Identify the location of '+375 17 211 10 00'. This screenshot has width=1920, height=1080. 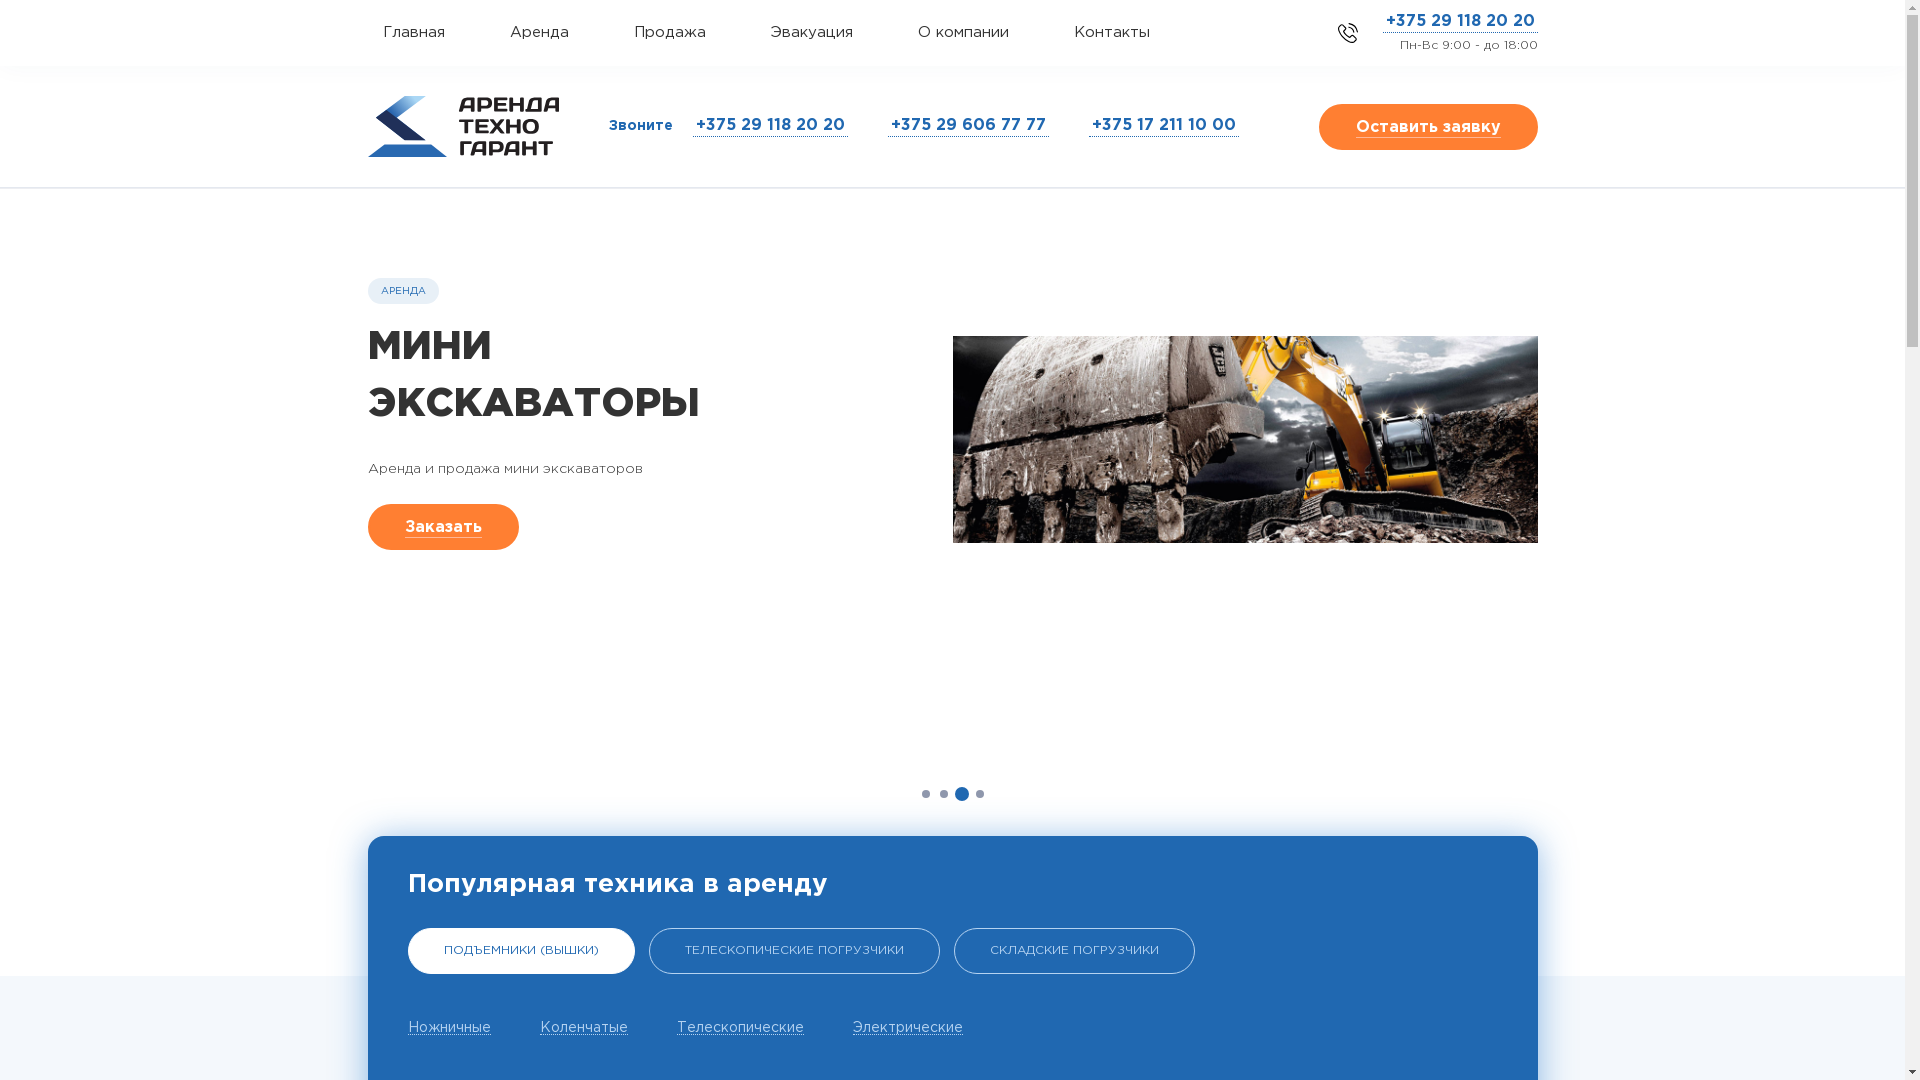
(1087, 126).